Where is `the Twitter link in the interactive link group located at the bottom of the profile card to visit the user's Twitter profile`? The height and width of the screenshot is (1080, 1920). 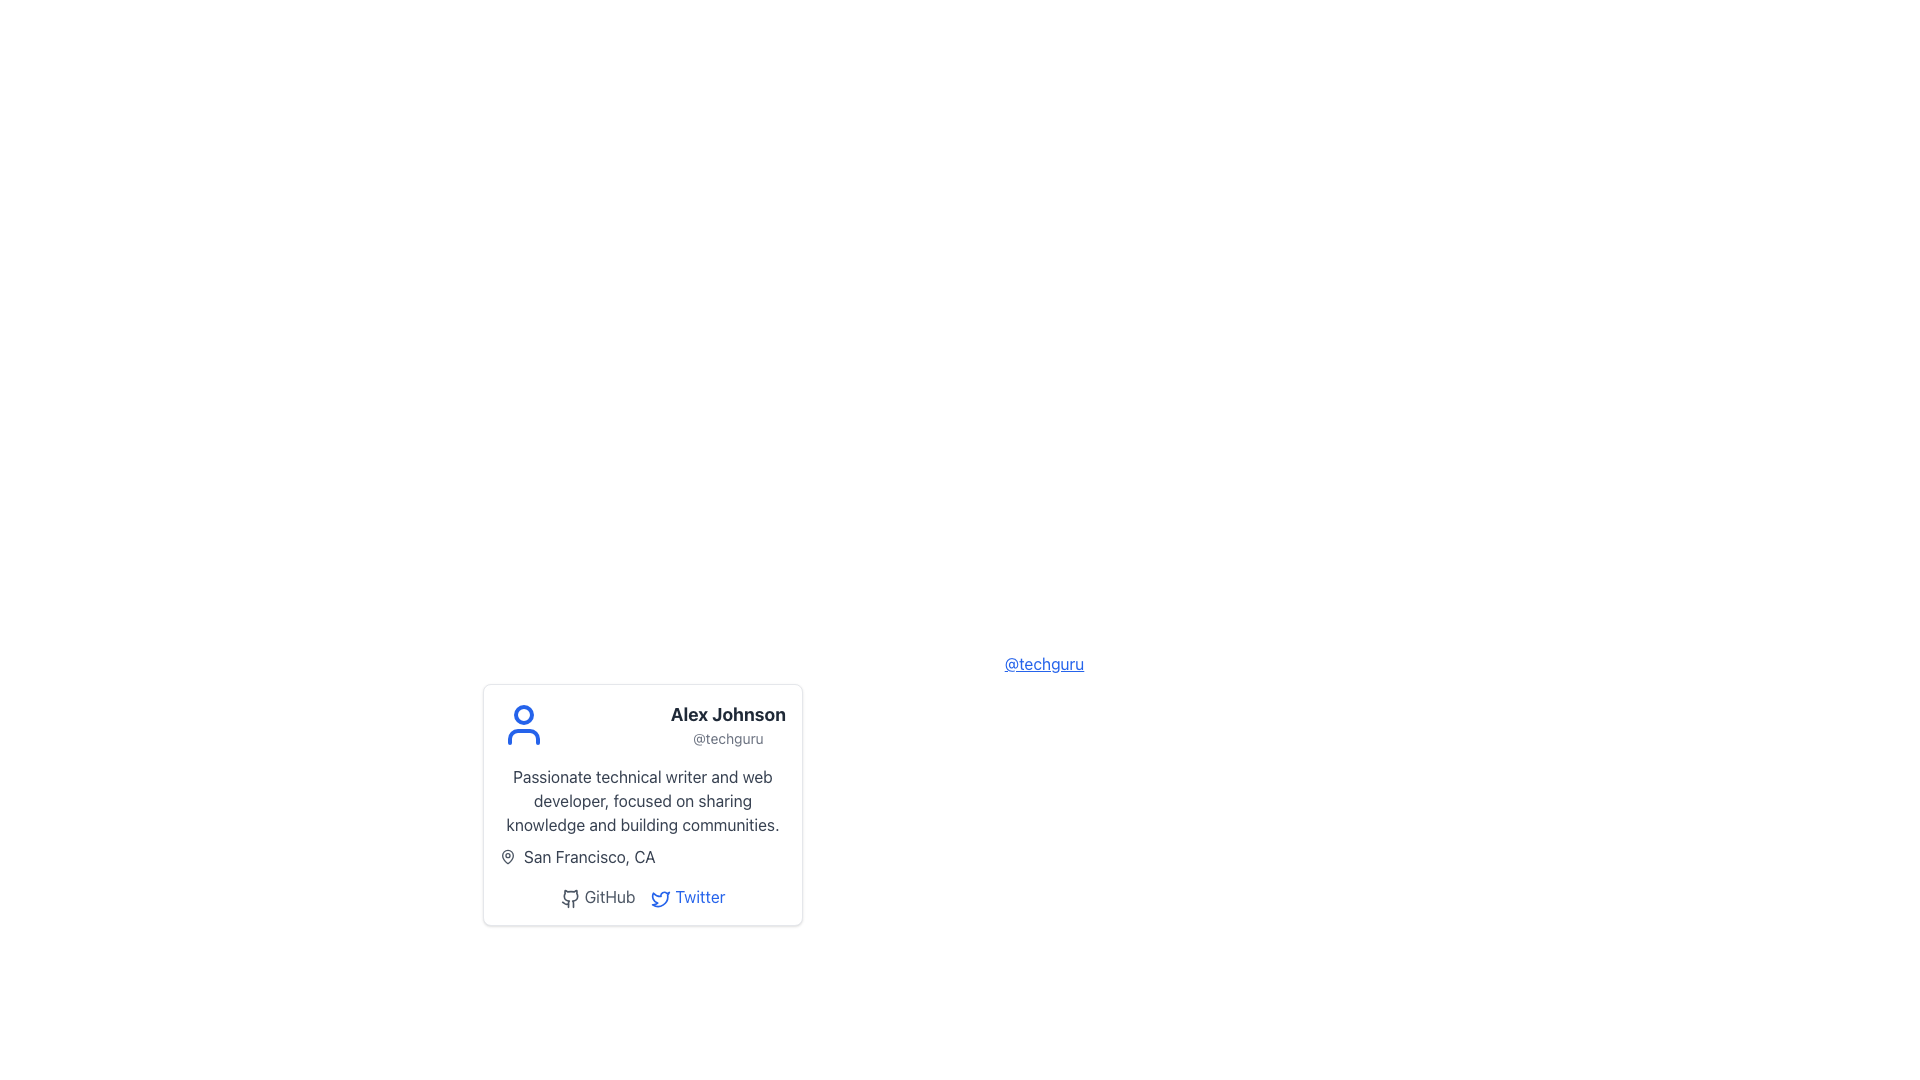
the Twitter link in the interactive link group located at the bottom of the profile card to visit the user's Twitter profile is located at coordinates (643, 896).